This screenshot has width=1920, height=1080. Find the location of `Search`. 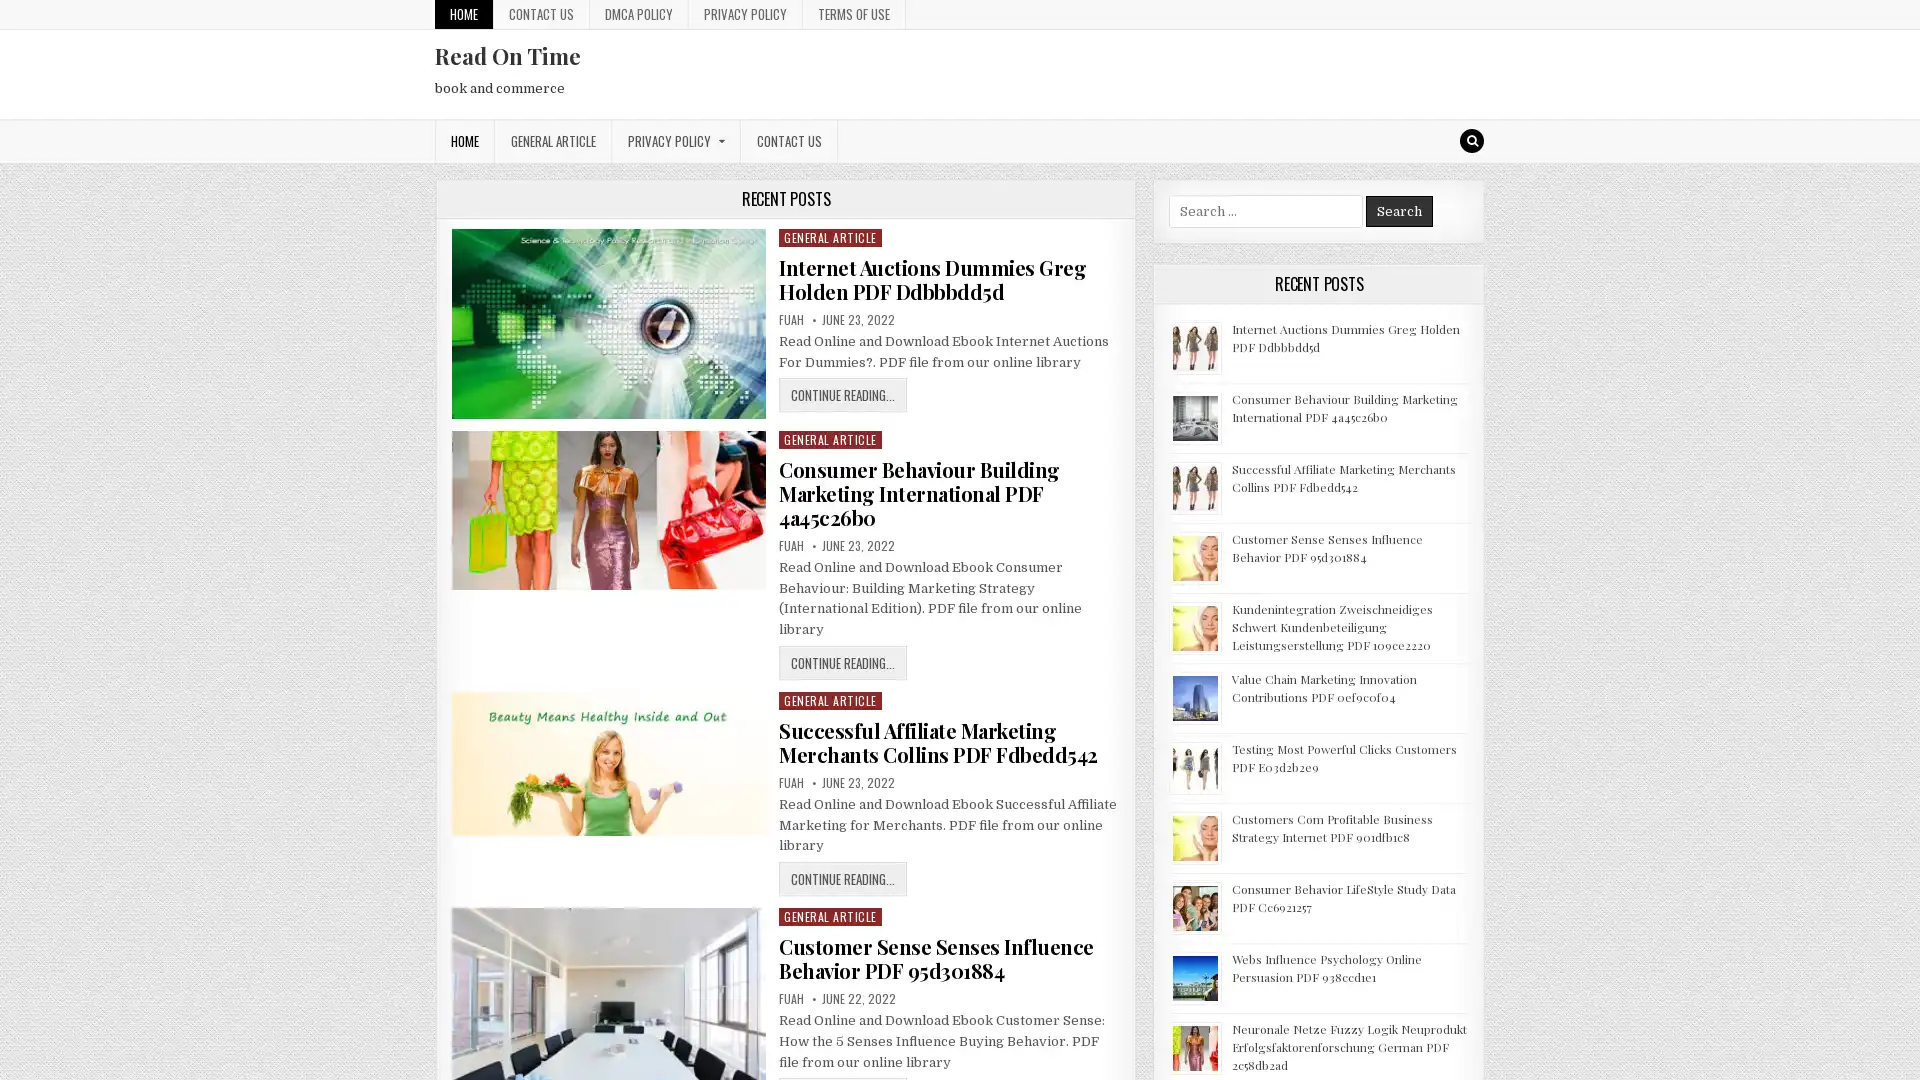

Search is located at coordinates (1398, 211).